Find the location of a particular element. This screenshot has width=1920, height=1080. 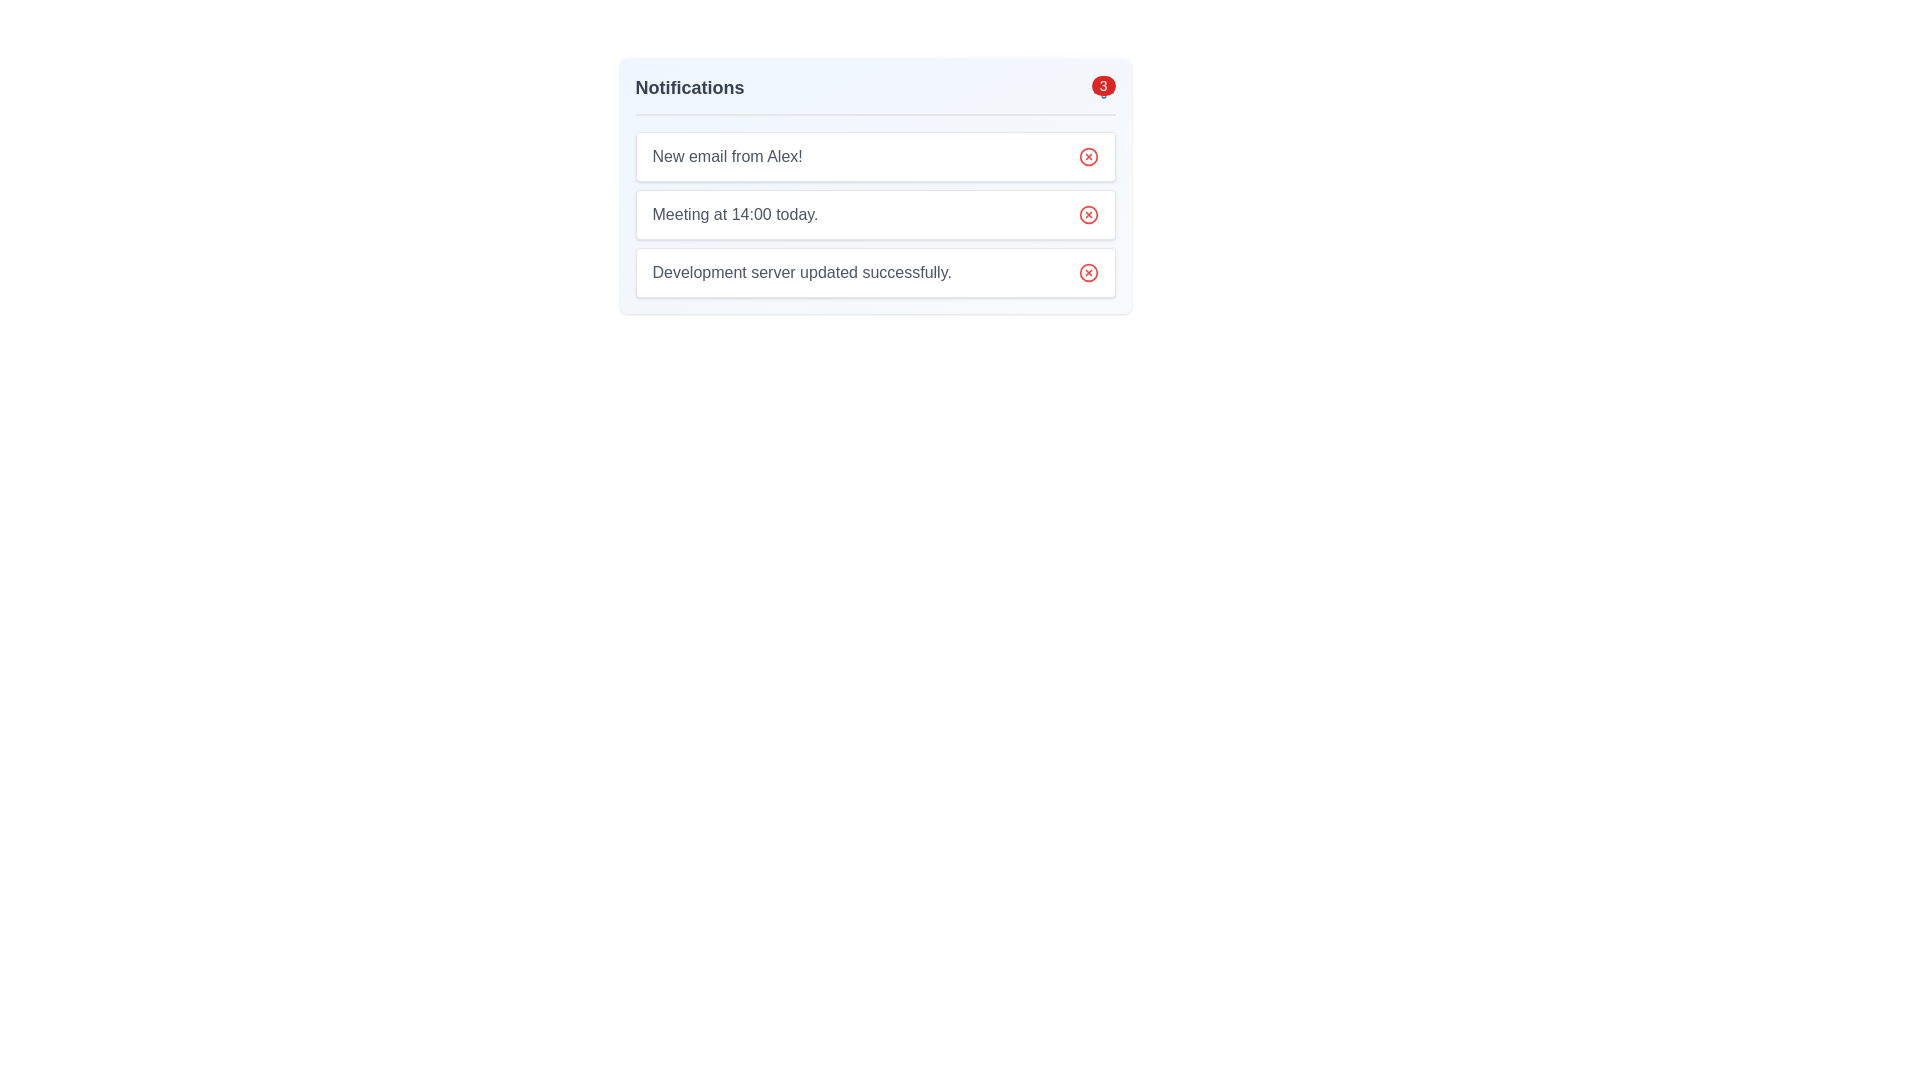

the circular close icon in the notification list is located at coordinates (1087, 273).